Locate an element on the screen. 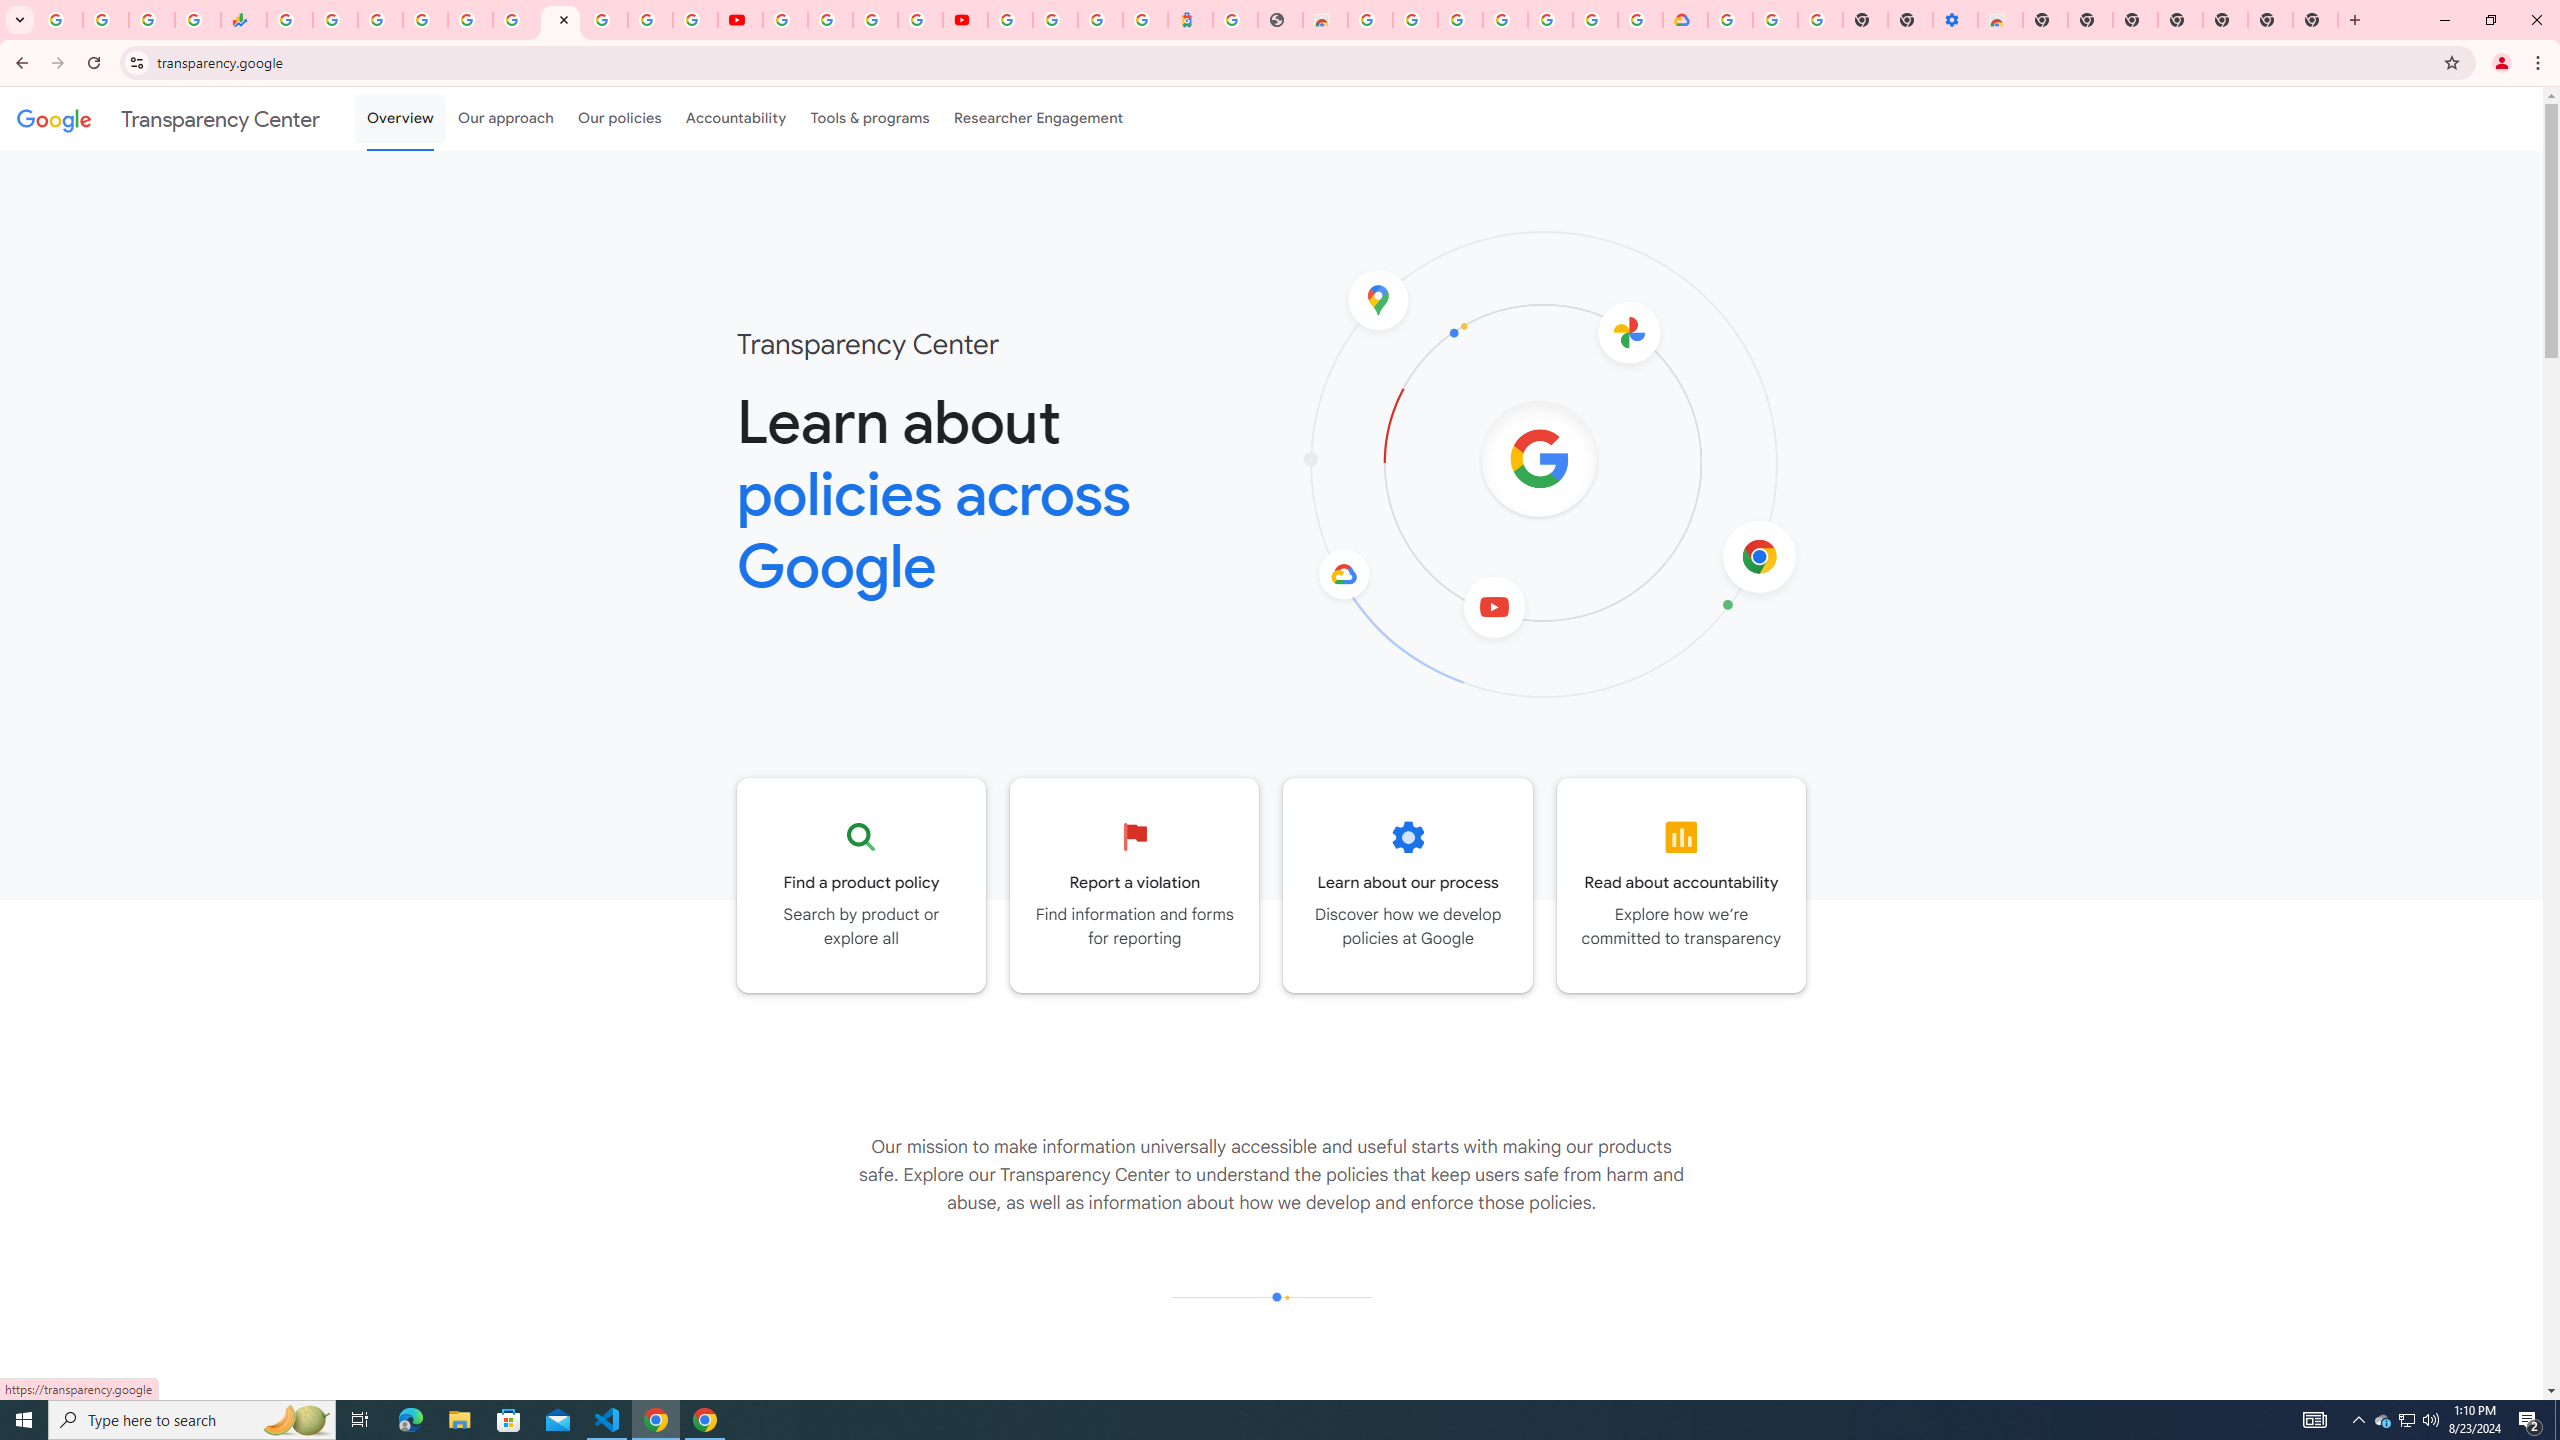  'Transparency Center' is located at coordinates (167, 118).